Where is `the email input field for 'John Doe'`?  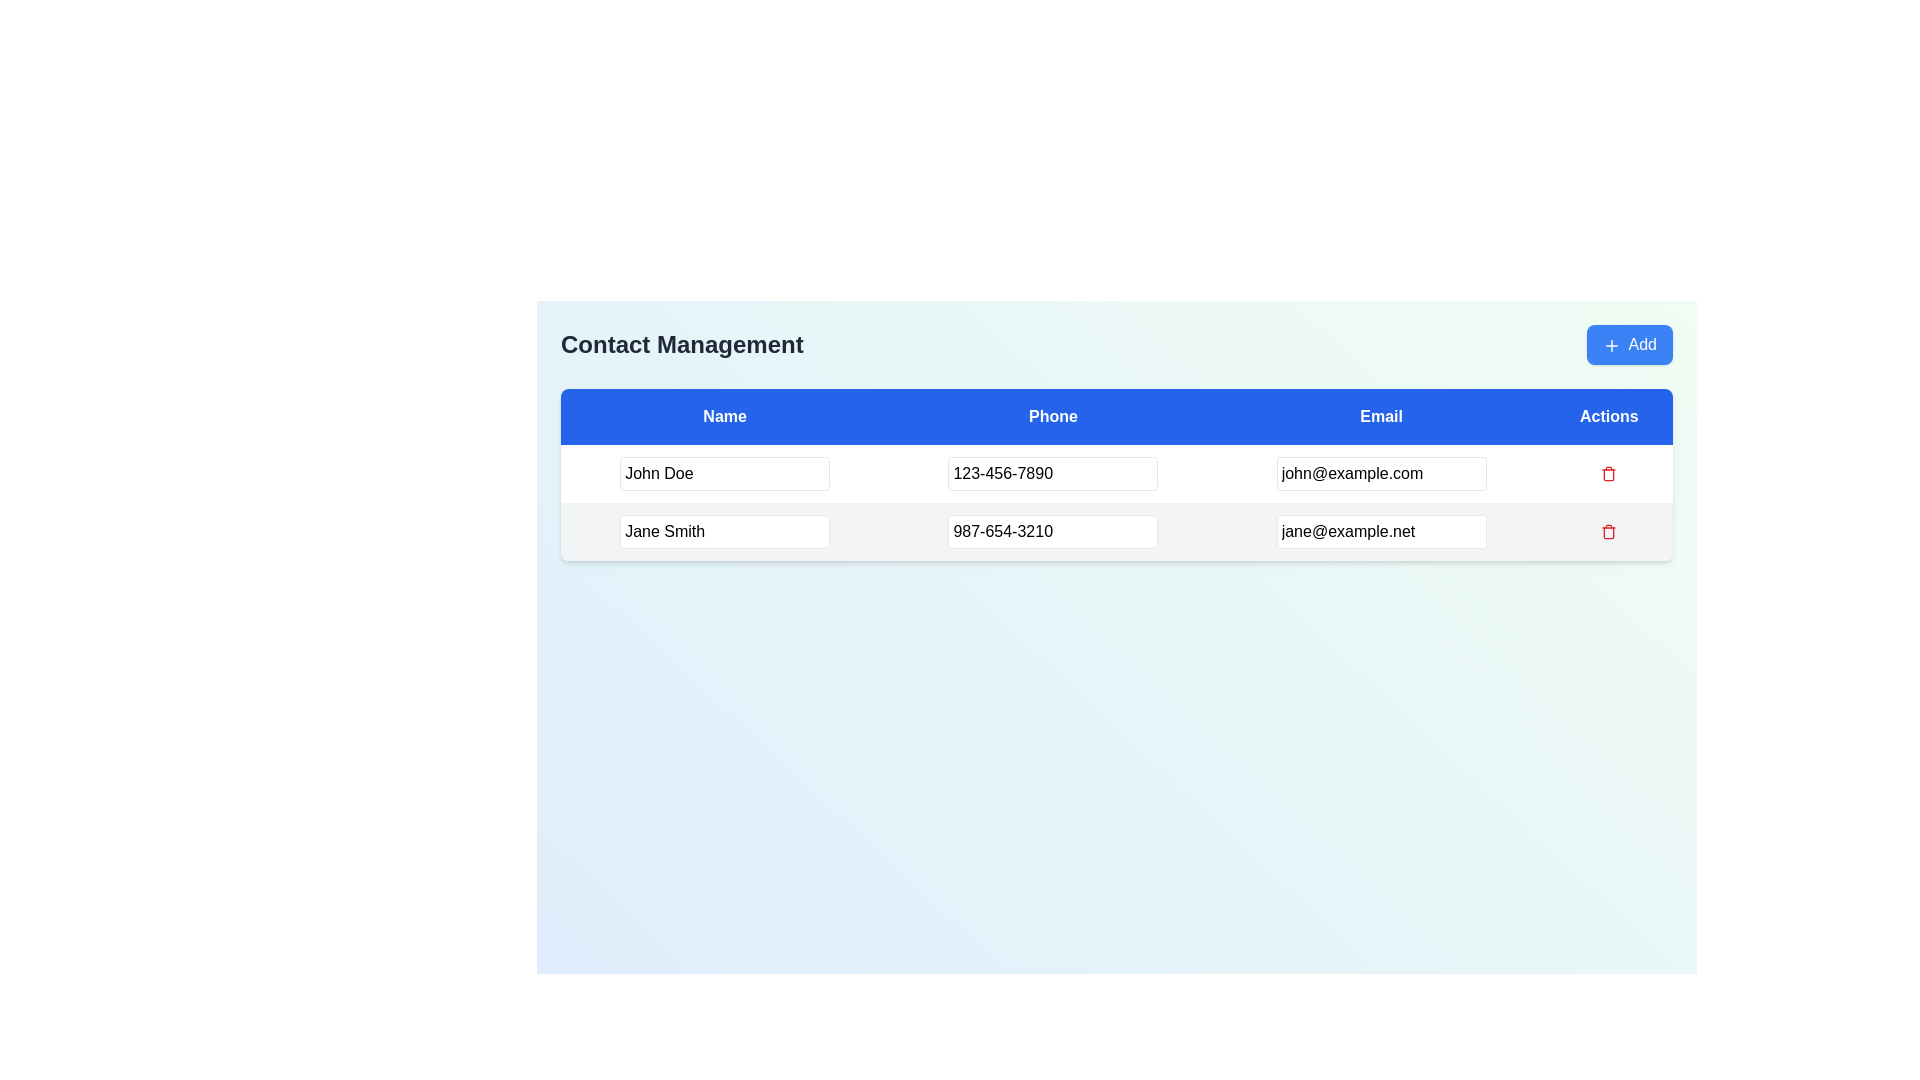 the email input field for 'John Doe' is located at coordinates (1380, 474).